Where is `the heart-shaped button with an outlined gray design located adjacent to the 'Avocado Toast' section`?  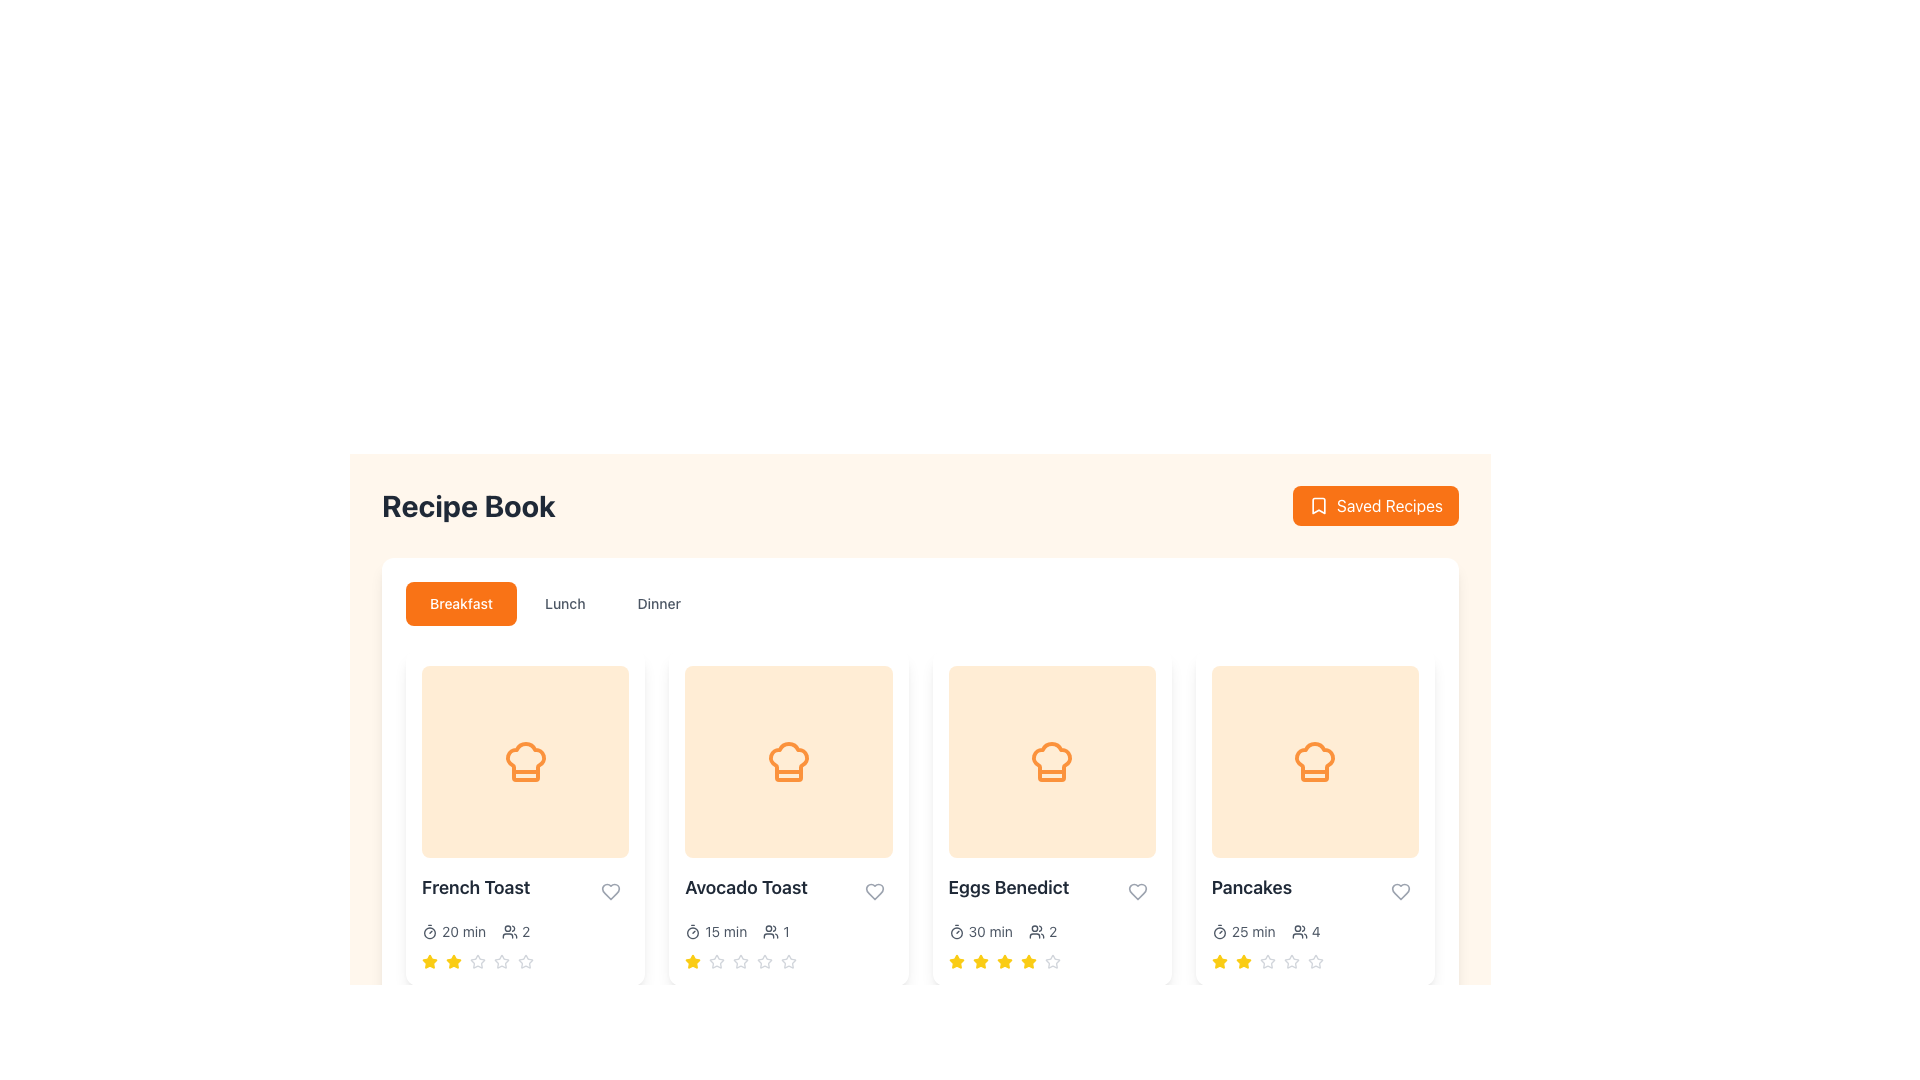 the heart-shaped button with an outlined gray design located adjacent to the 'Avocado Toast' section is located at coordinates (874, 890).